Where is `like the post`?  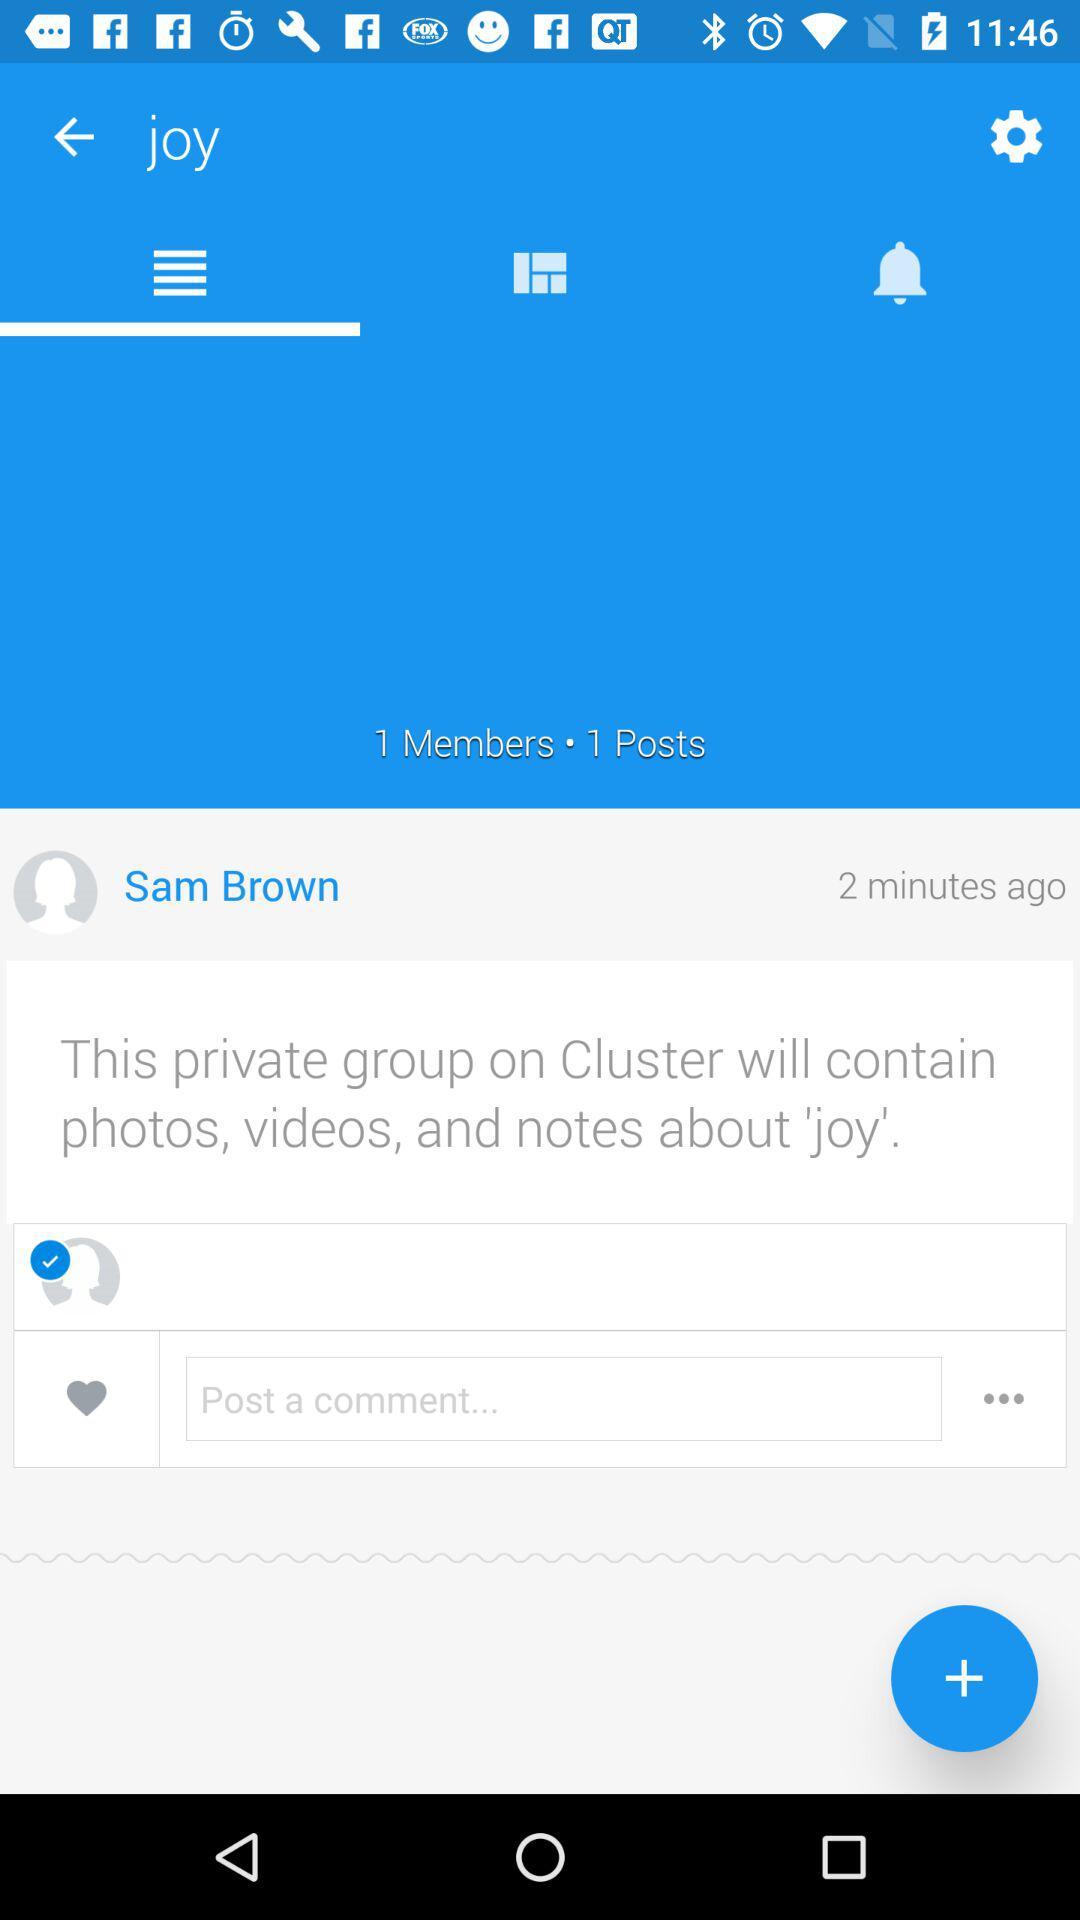
like the post is located at coordinates (85, 1397).